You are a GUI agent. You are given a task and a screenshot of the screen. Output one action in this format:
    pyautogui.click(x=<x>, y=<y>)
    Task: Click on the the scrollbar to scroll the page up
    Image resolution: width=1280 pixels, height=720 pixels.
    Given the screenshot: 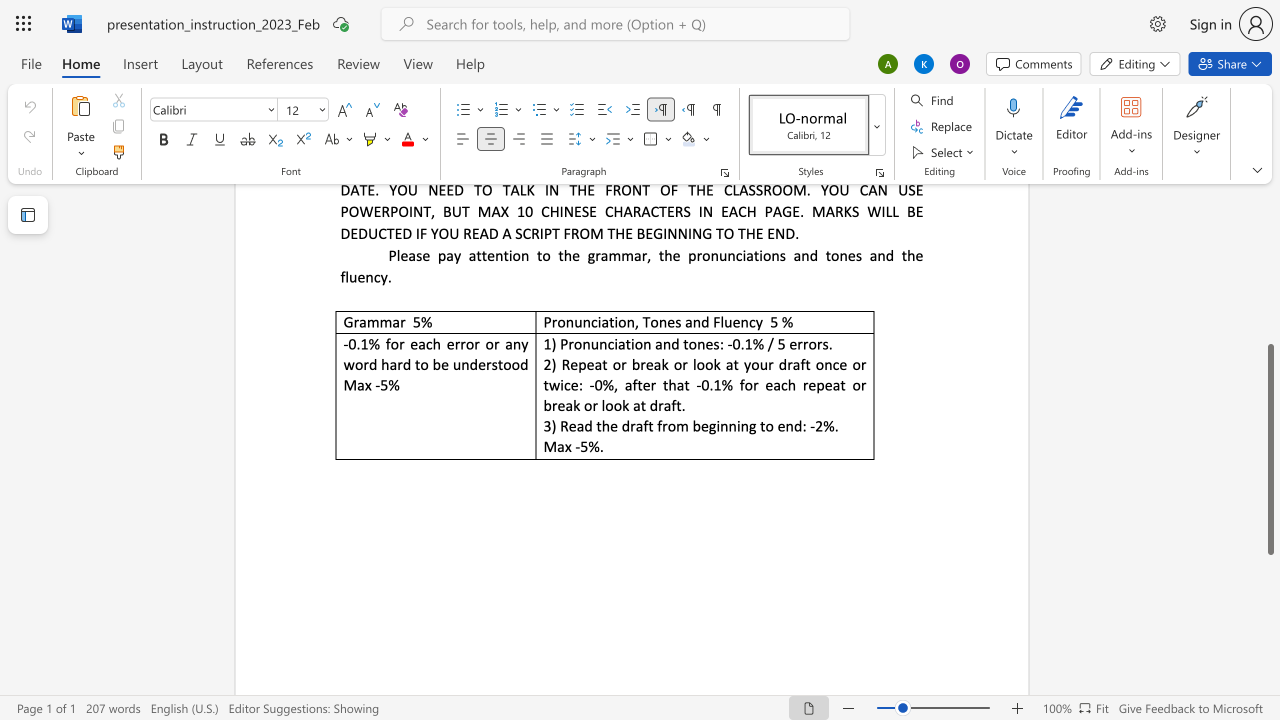 What is the action you would take?
    pyautogui.click(x=1269, y=210)
    